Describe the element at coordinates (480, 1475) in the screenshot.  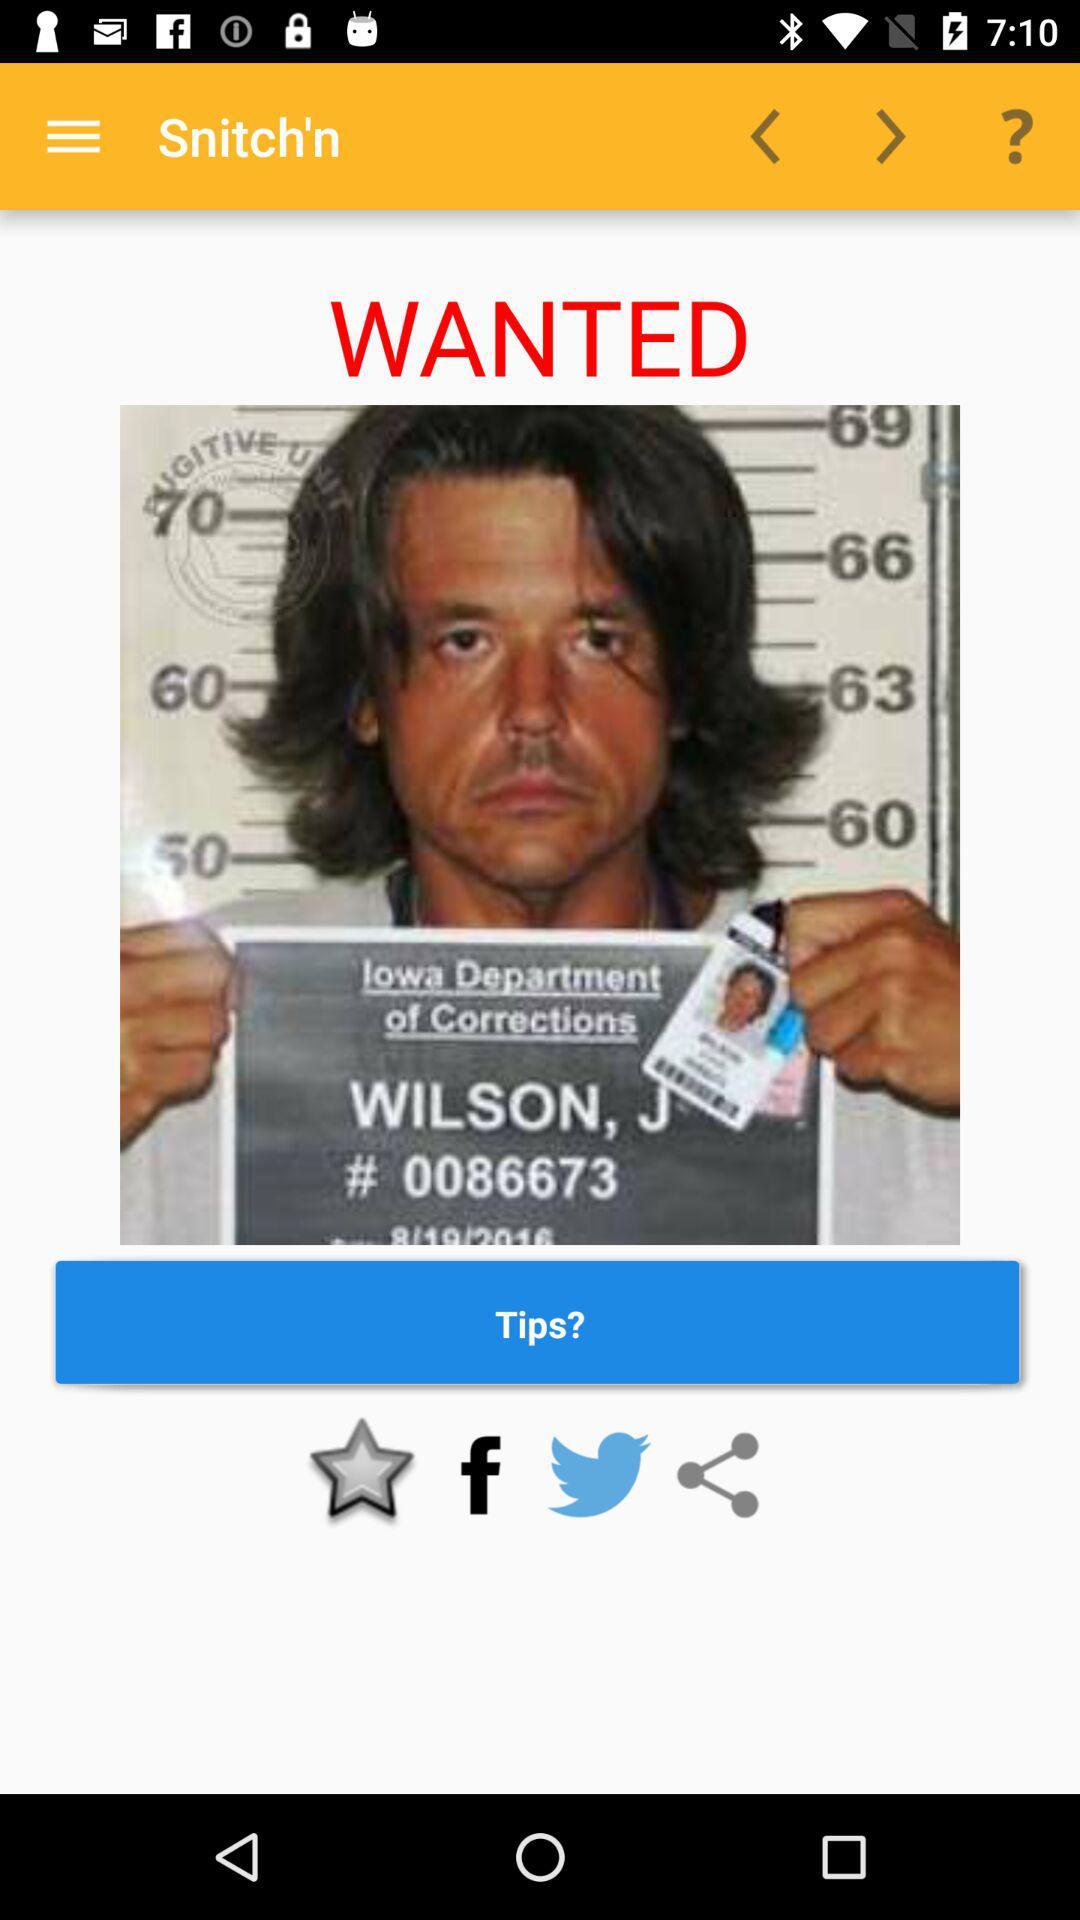
I see `share on facebook` at that location.